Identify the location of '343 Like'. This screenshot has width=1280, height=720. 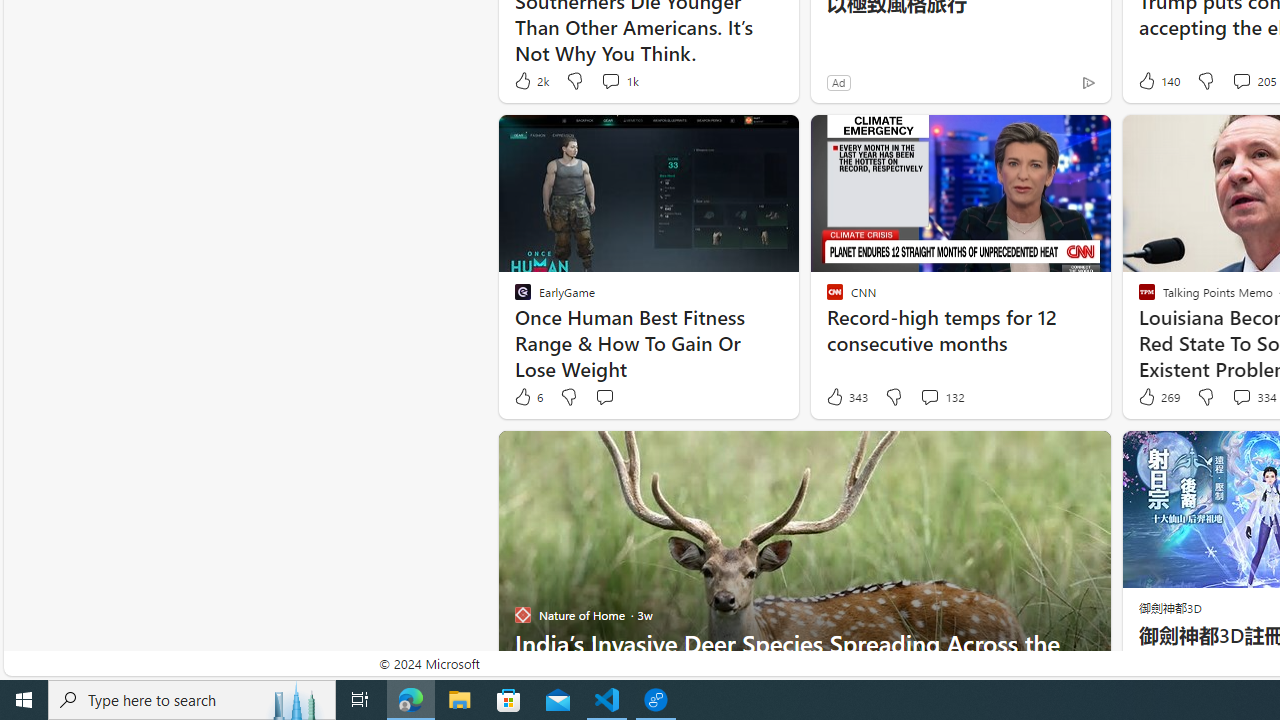
(846, 397).